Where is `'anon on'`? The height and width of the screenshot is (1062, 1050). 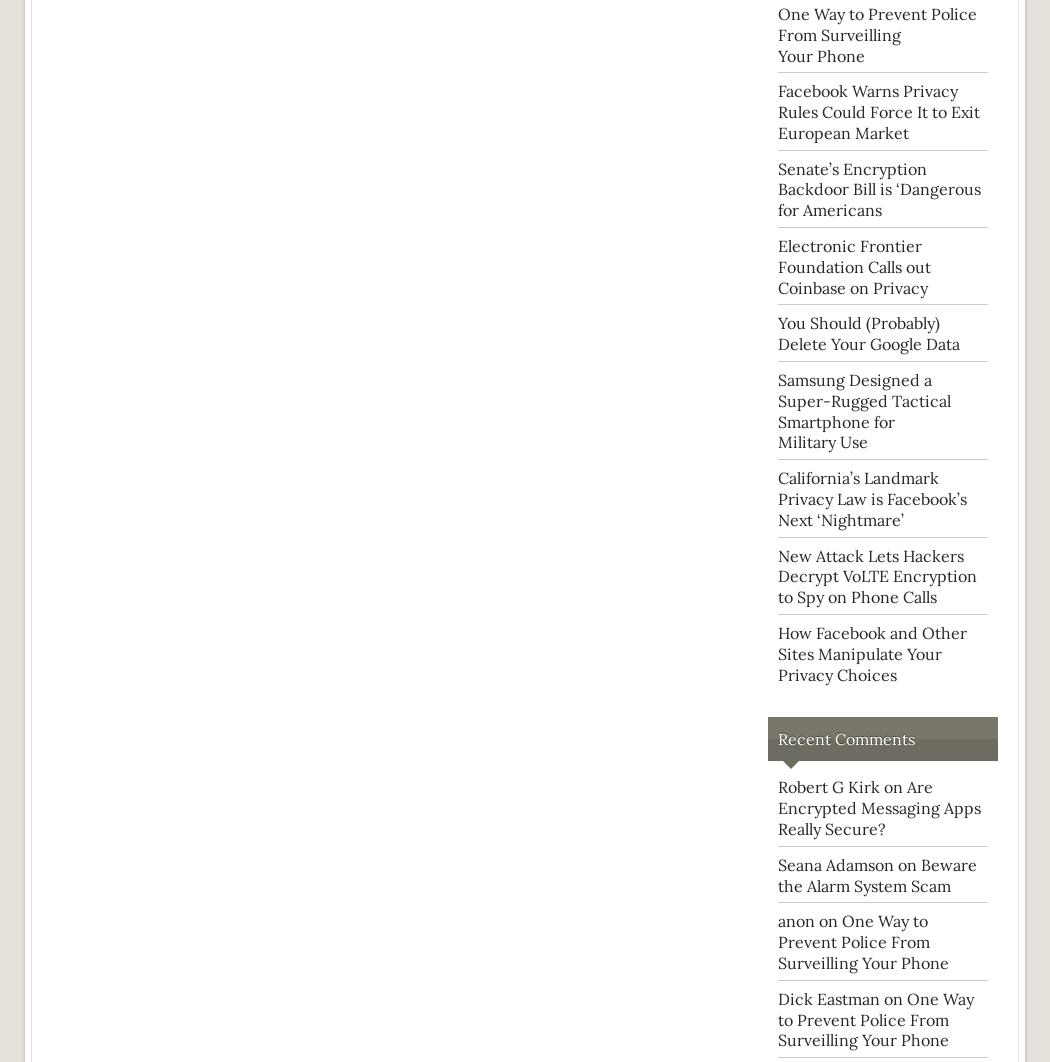
'anon on' is located at coordinates (808, 919).